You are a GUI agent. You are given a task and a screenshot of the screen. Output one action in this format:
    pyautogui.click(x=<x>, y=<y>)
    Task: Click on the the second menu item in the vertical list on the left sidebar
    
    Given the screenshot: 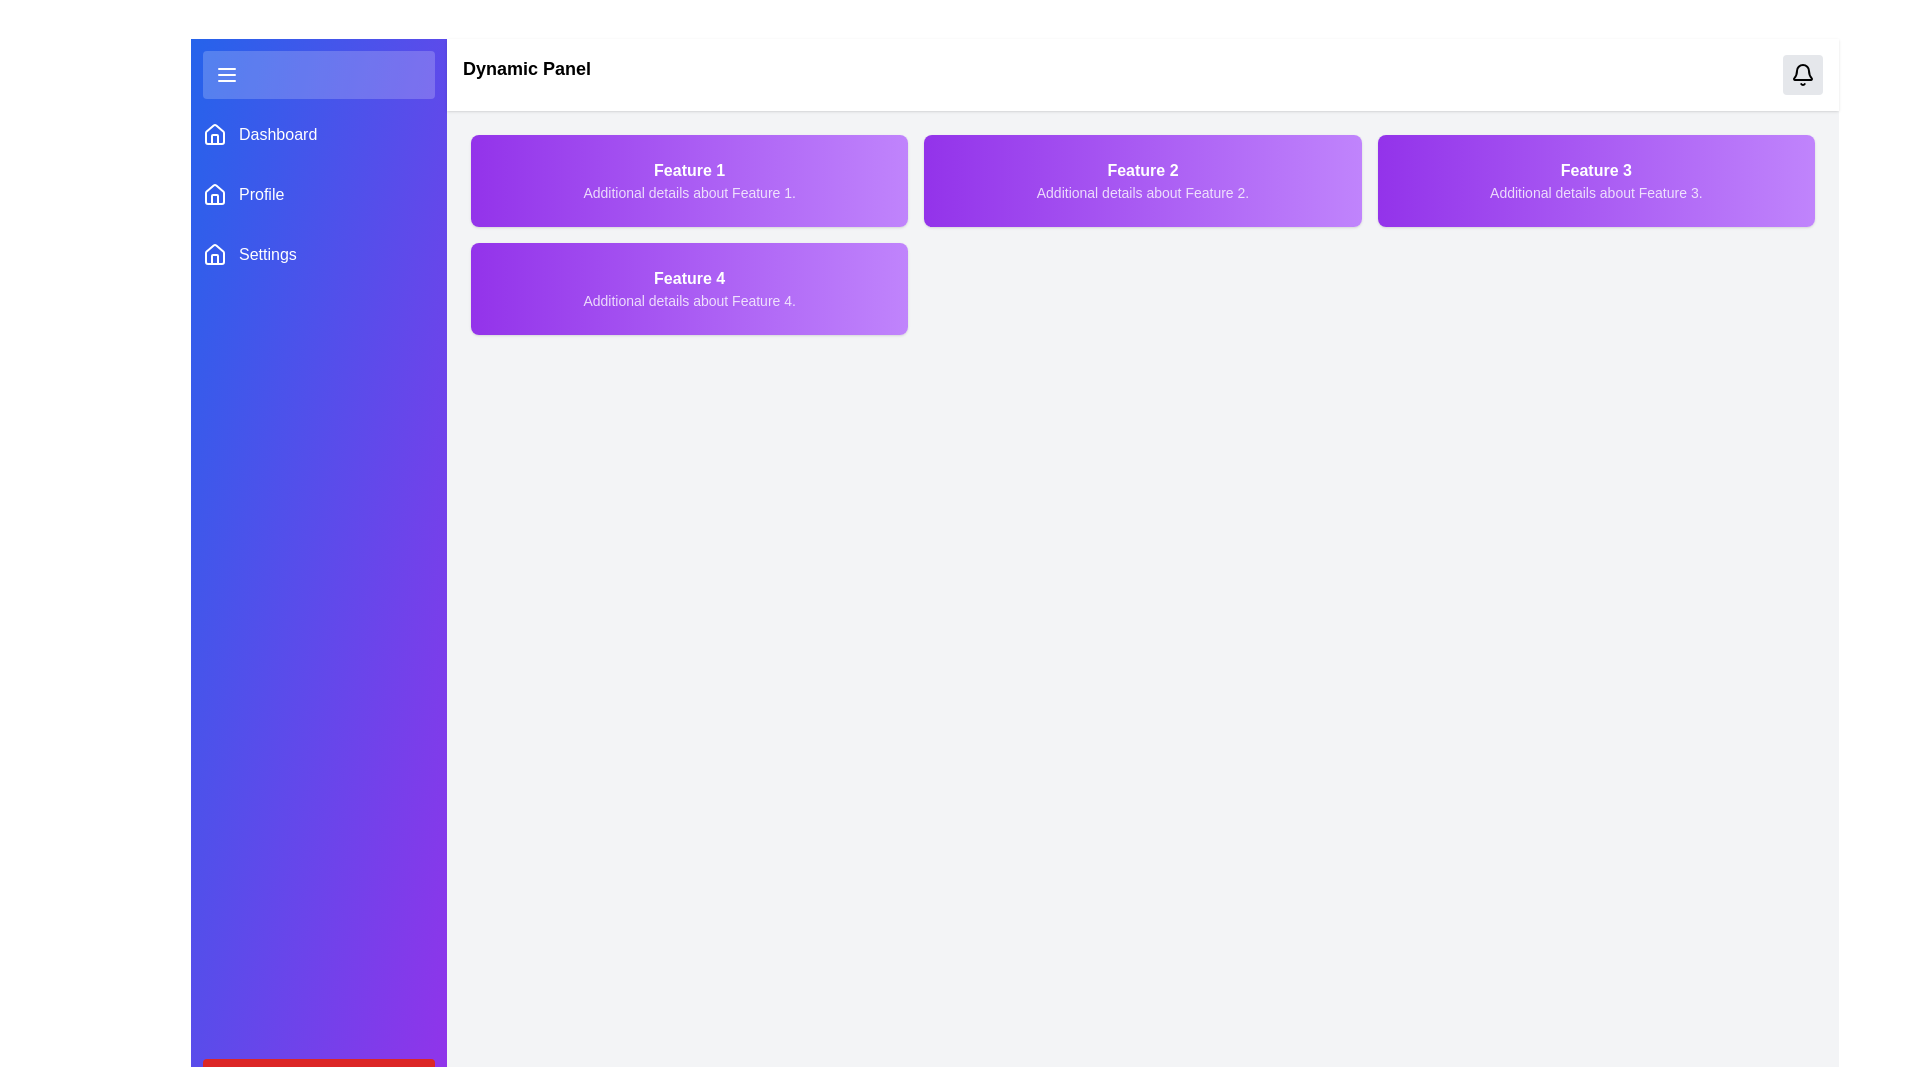 What is the action you would take?
    pyautogui.click(x=317, y=195)
    